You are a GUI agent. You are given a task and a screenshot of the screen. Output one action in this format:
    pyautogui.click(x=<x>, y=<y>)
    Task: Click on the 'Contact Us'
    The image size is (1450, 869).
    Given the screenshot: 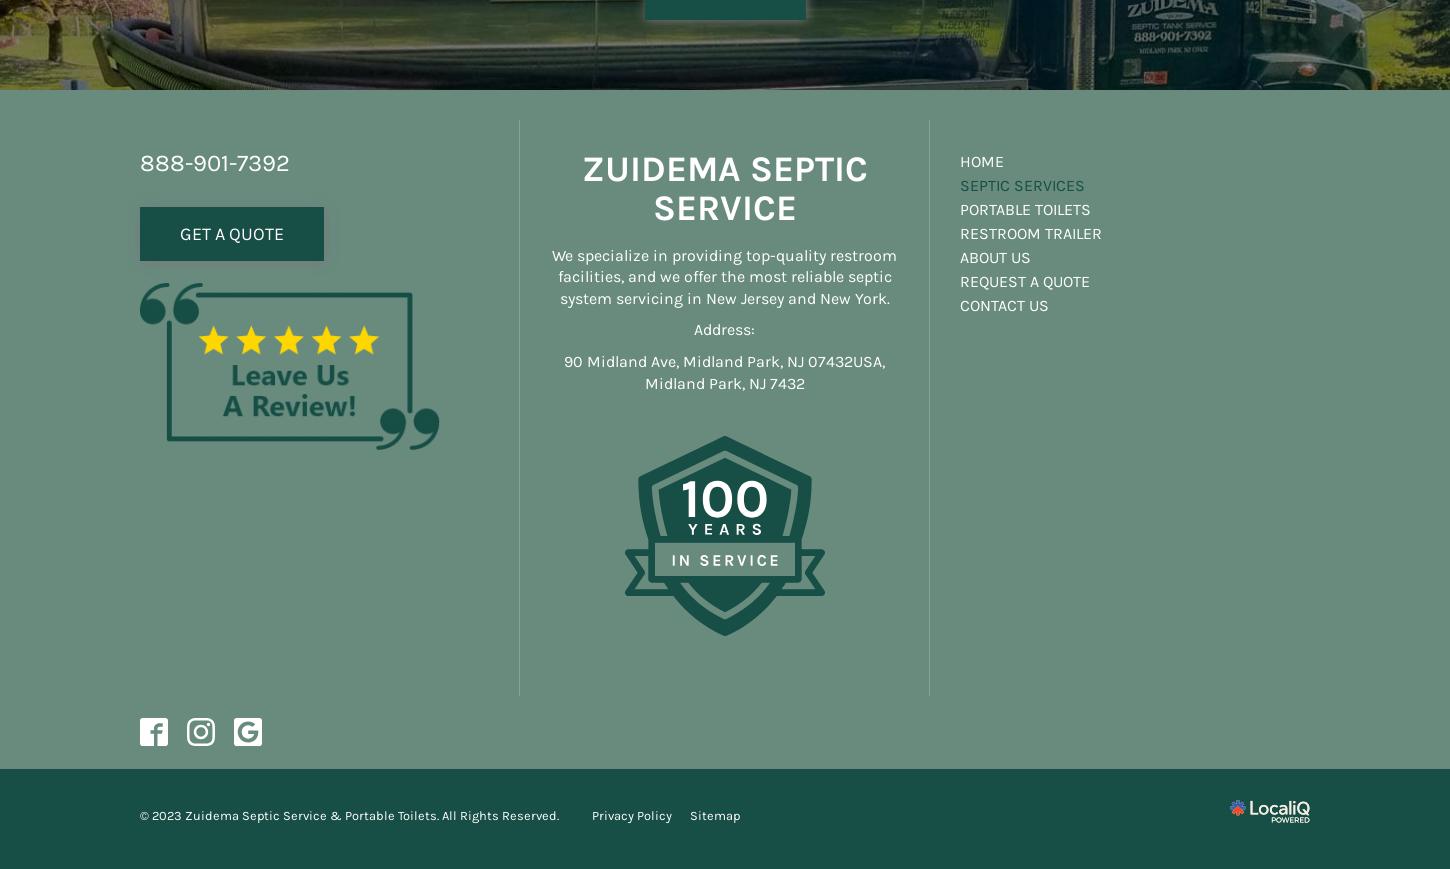 What is the action you would take?
    pyautogui.click(x=1004, y=303)
    